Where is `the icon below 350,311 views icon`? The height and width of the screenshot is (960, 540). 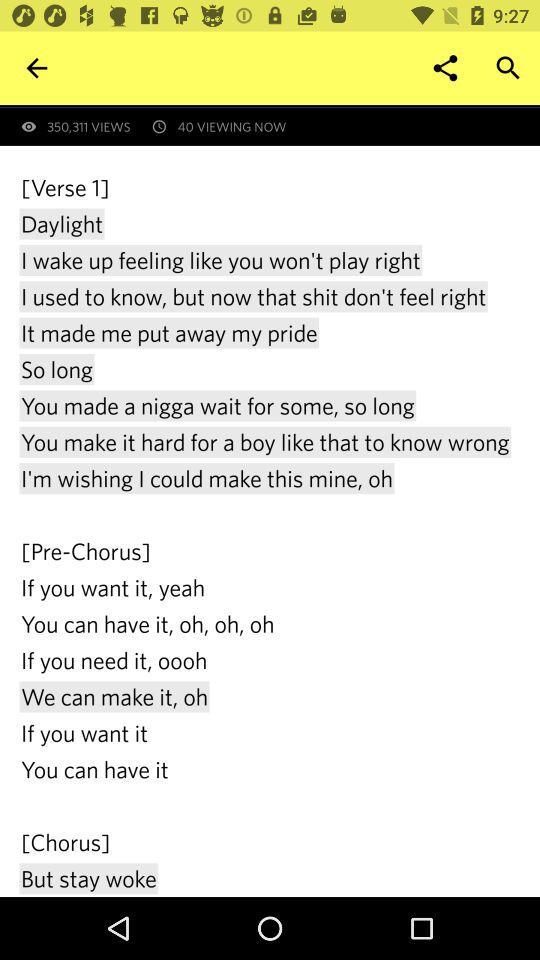 the icon below 350,311 views icon is located at coordinates (270, 533).